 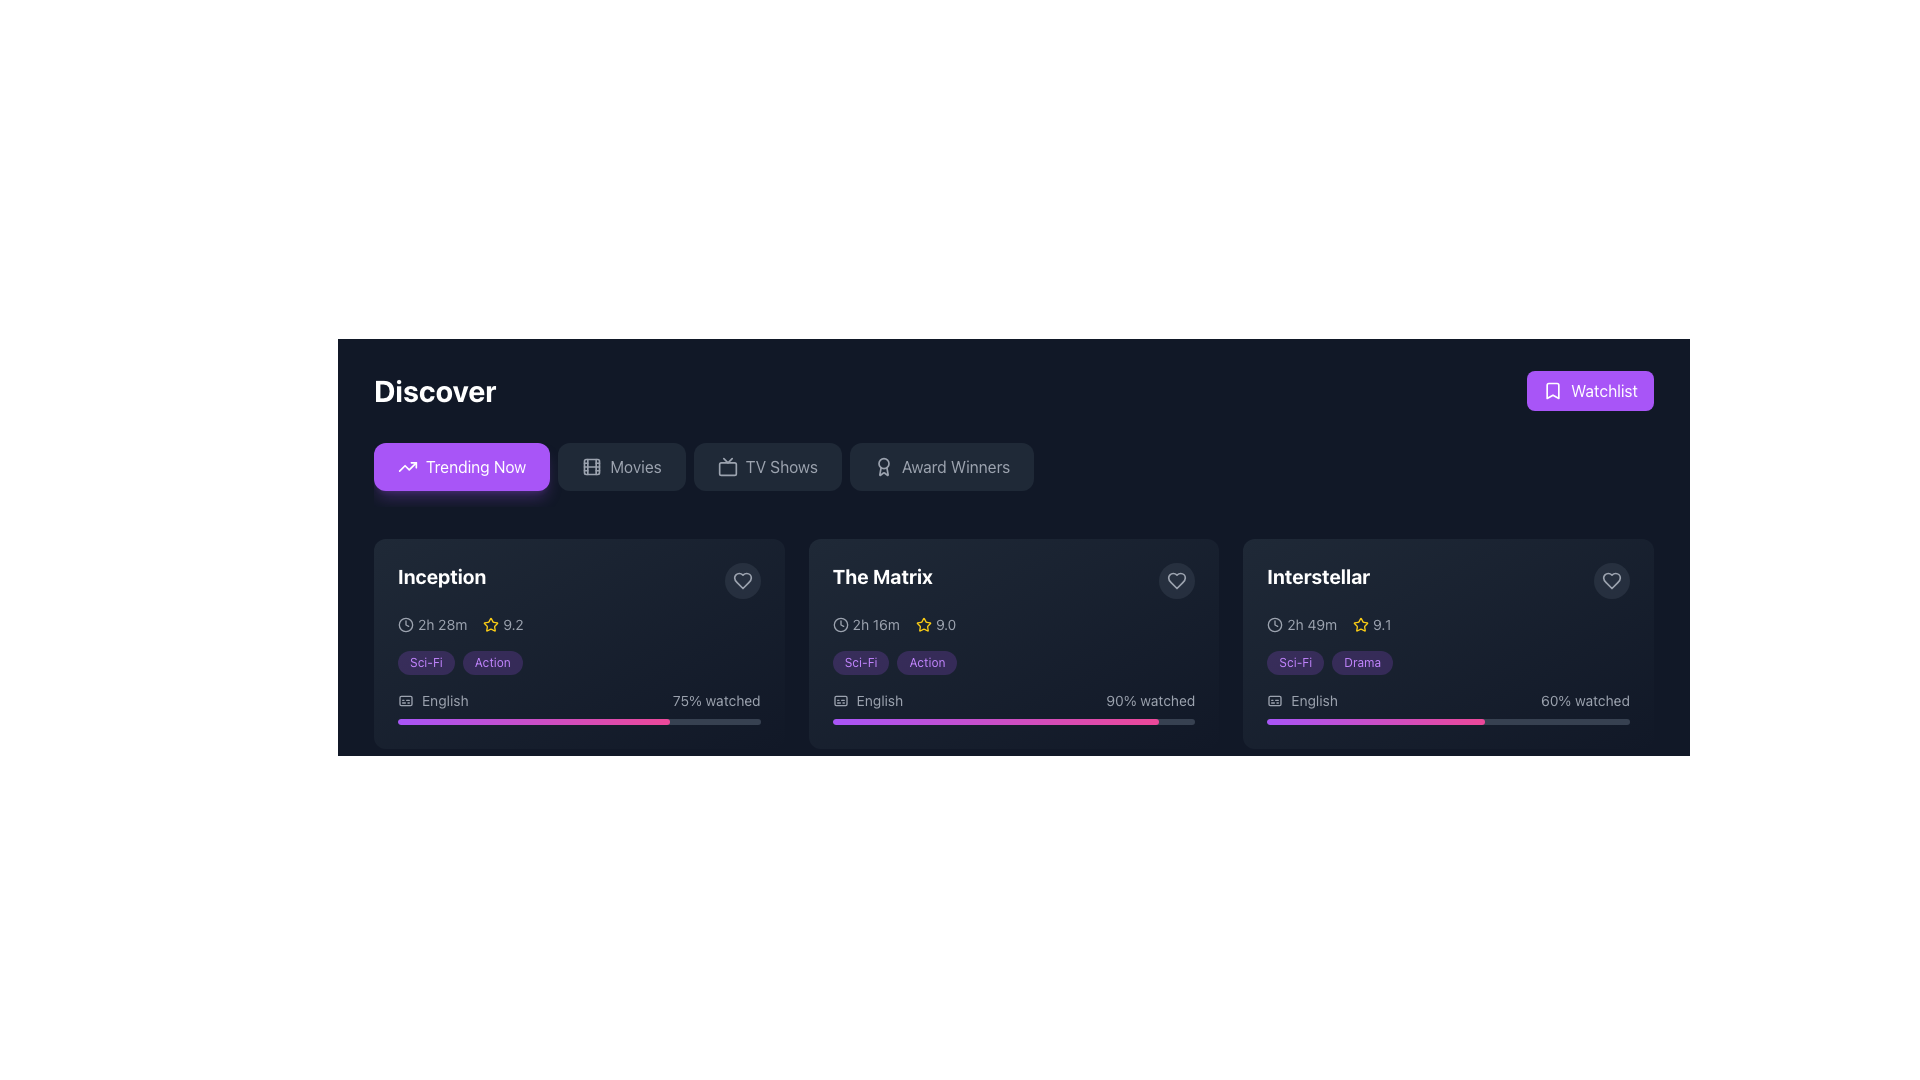 I want to click on the Progress display for 'The Matrix' movie, so click(x=1013, y=707).